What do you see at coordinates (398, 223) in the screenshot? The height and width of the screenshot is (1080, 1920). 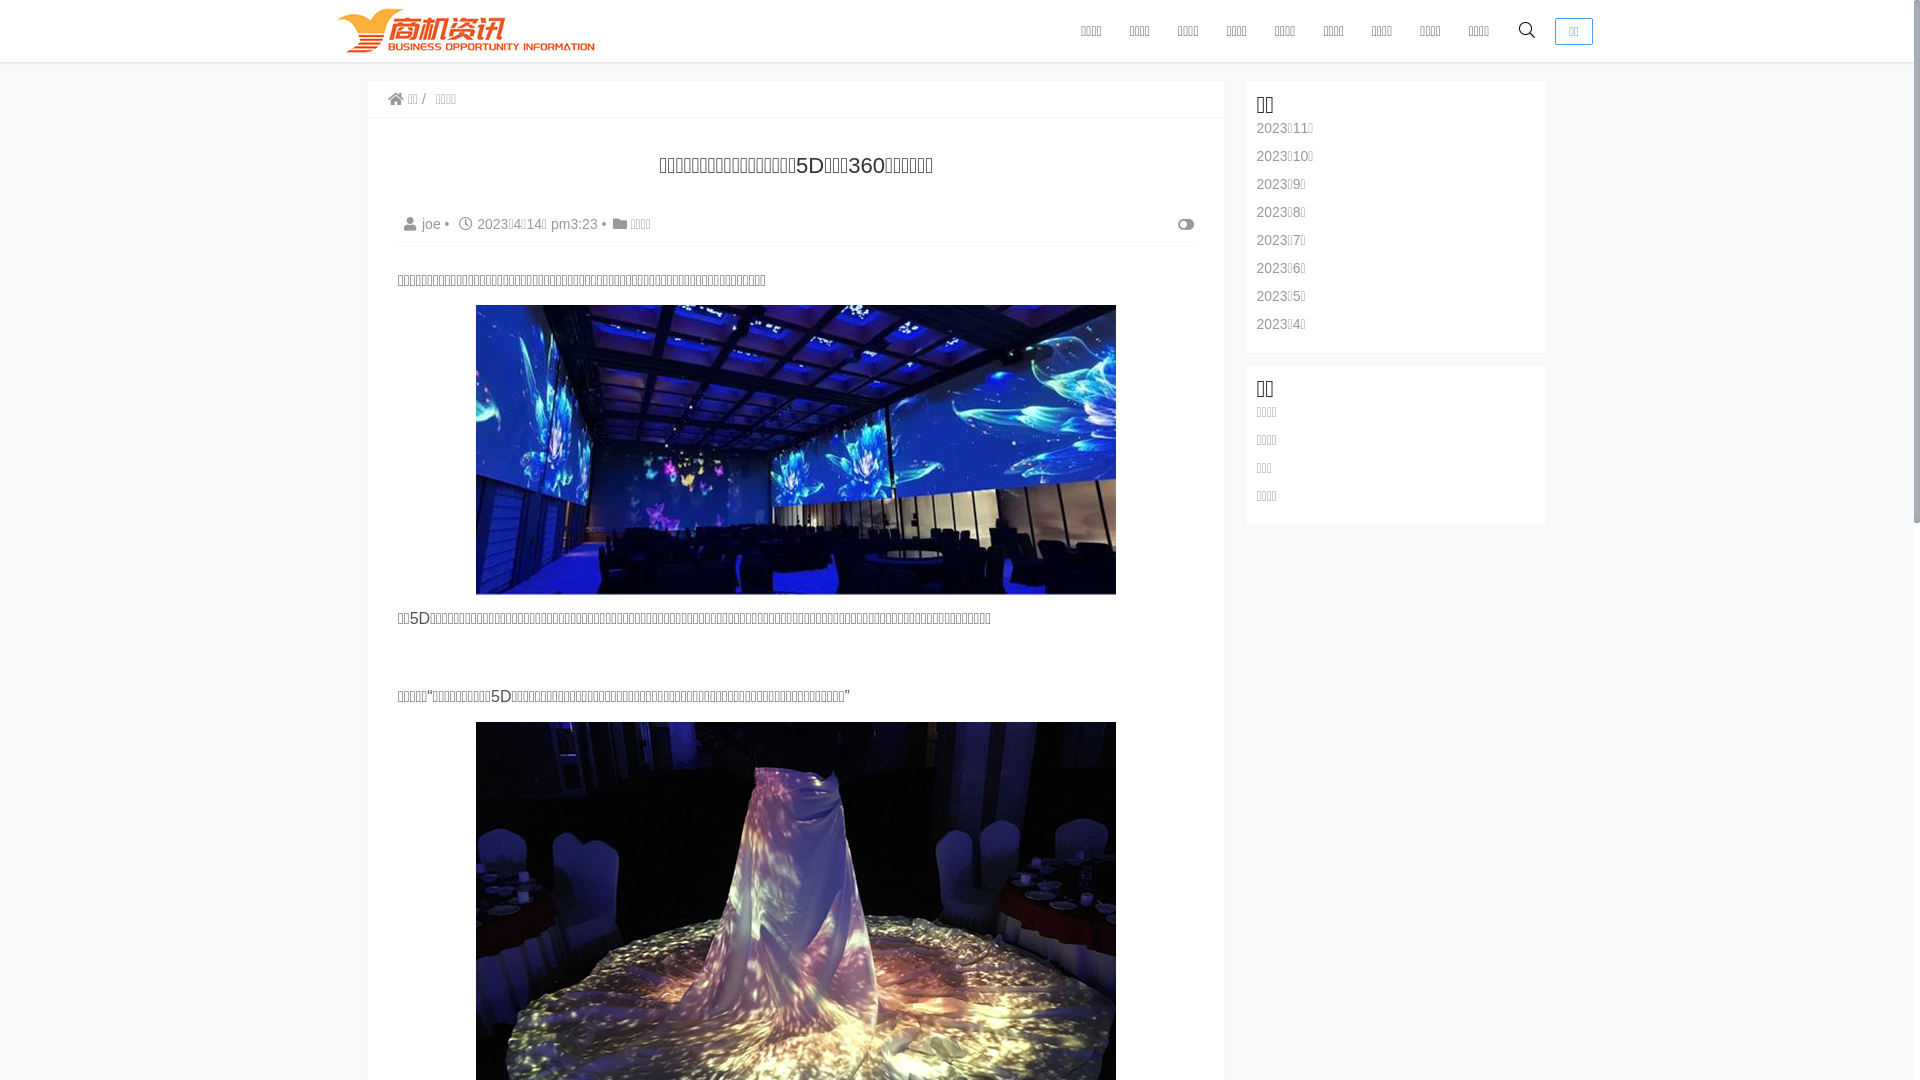 I see `'joe'` at bounding box center [398, 223].